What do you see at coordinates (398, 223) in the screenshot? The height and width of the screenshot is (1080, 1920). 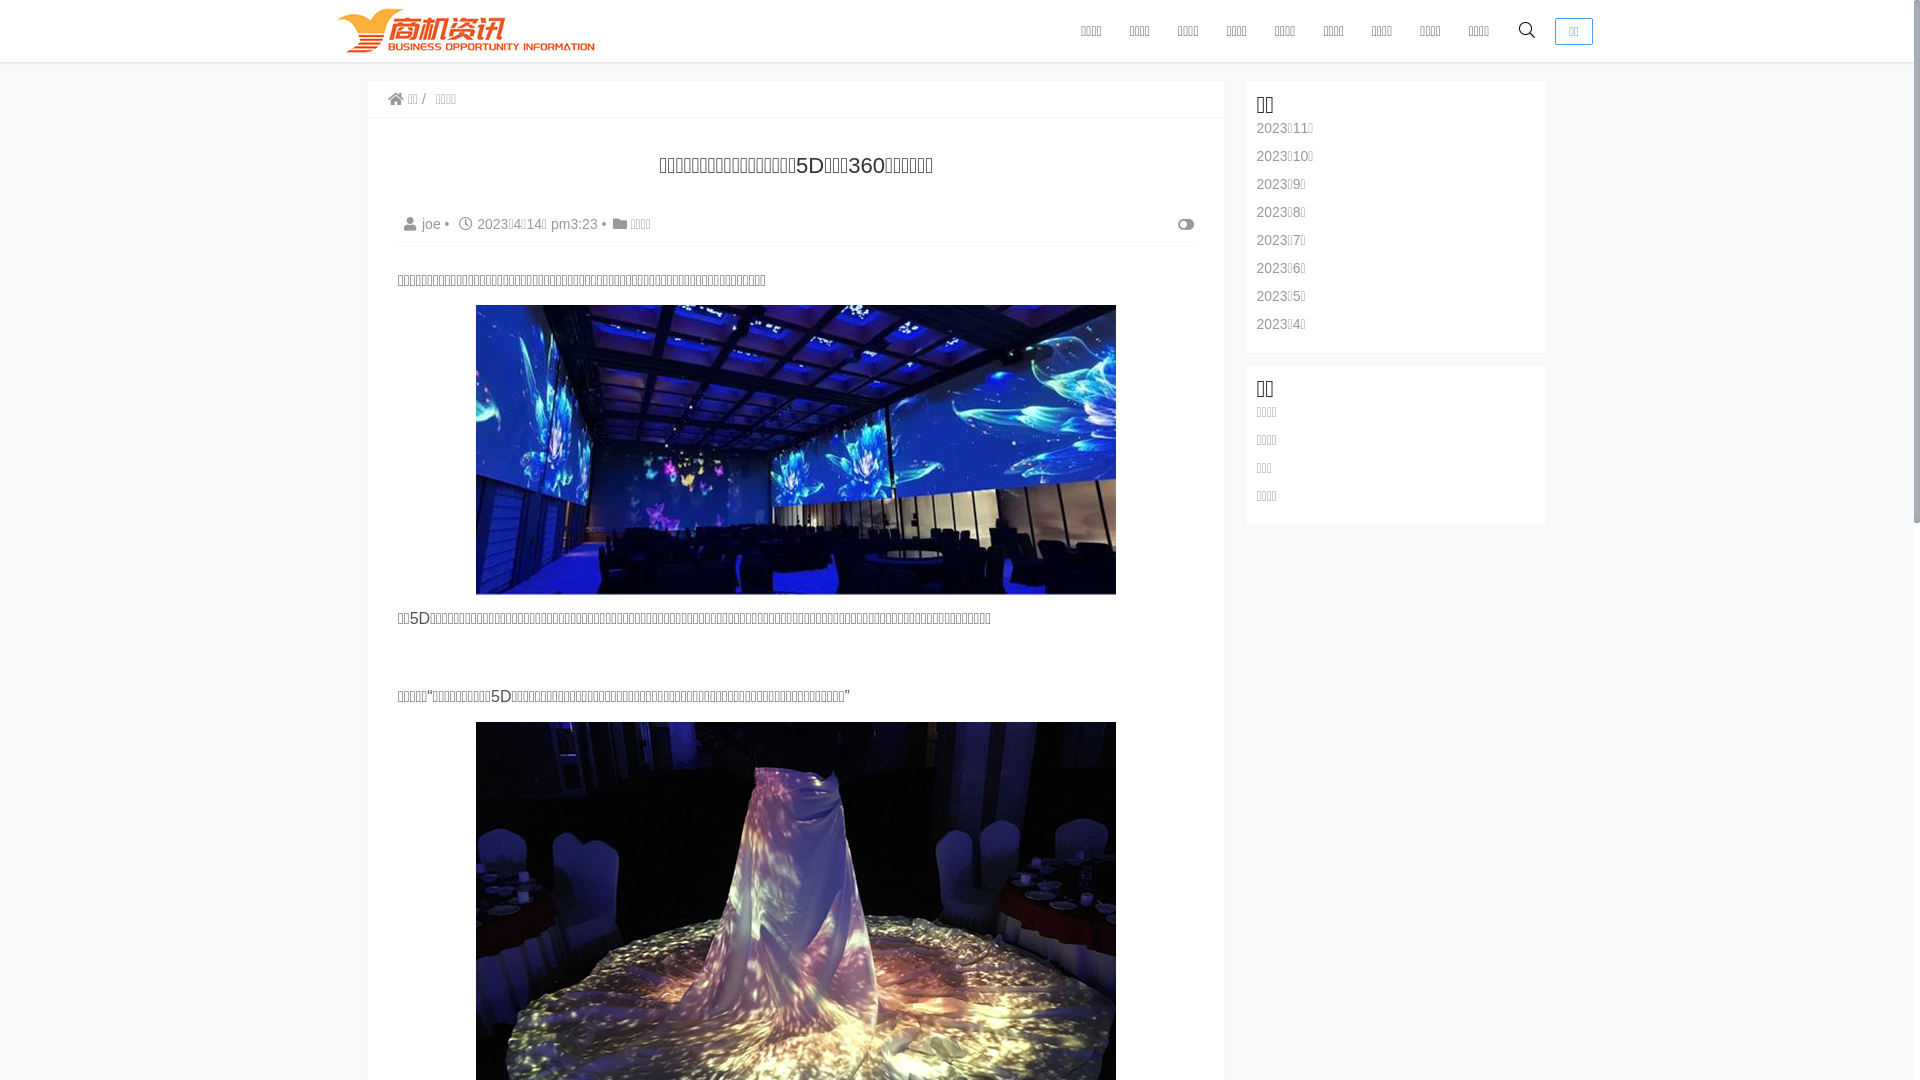 I see `'joe'` at bounding box center [398, 223].